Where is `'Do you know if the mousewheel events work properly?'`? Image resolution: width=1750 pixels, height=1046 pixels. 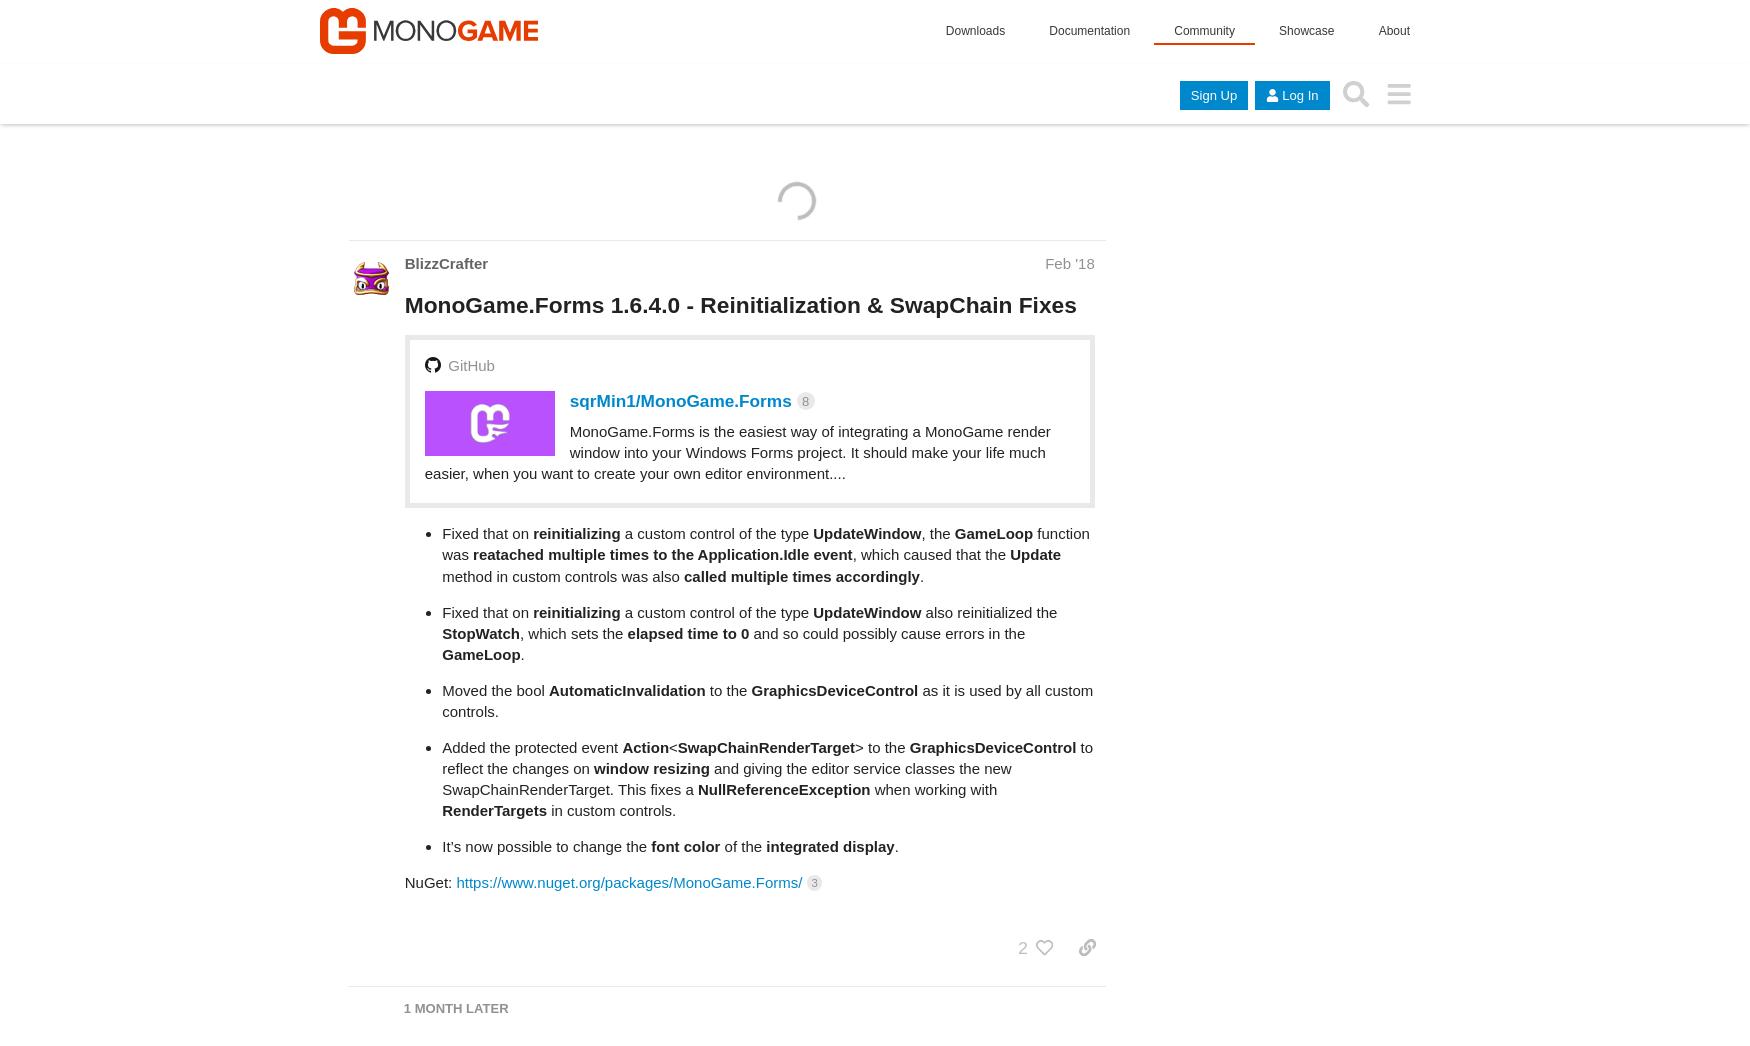 'Do you know if the mousewheel events work properly?' is located at coordinates (403, 1014).